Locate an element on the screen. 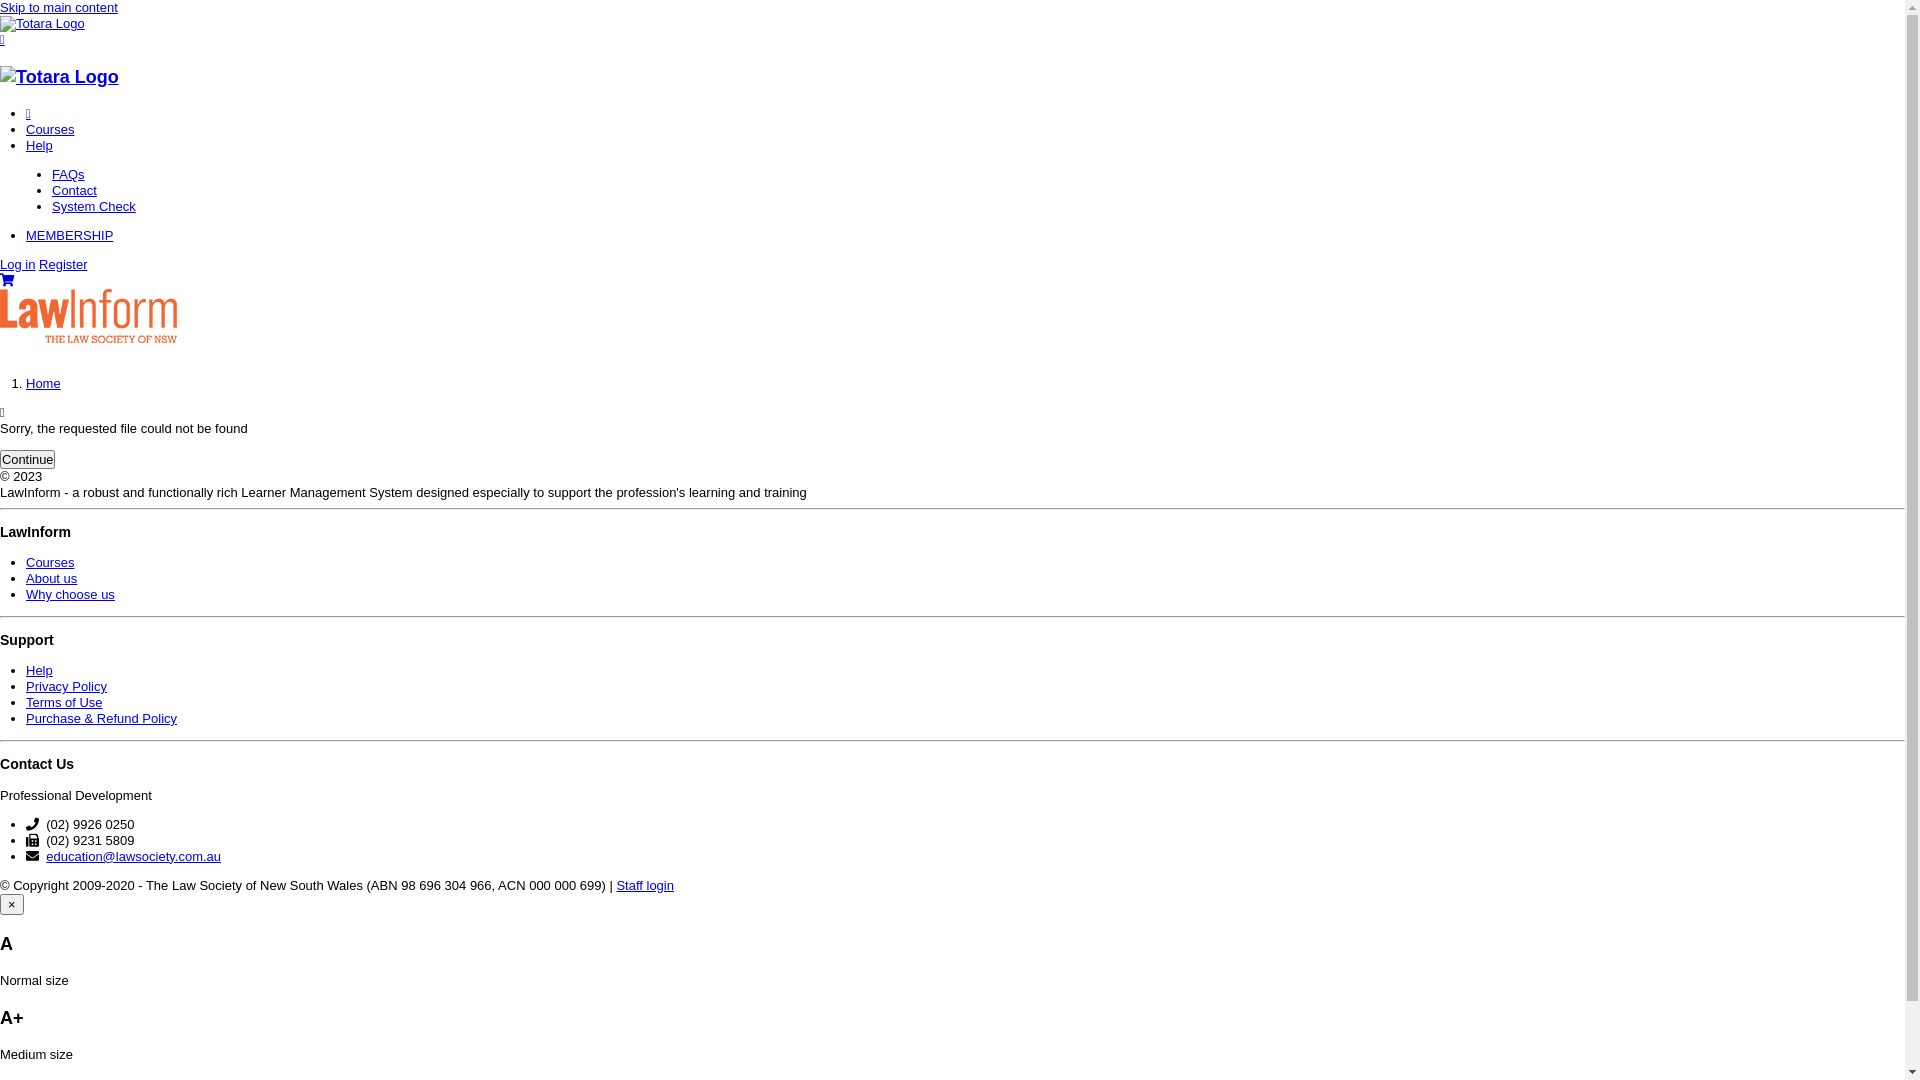 This screenshot has width=1920, height=1080. 'Staff login' is located at coordinates (644, 884).